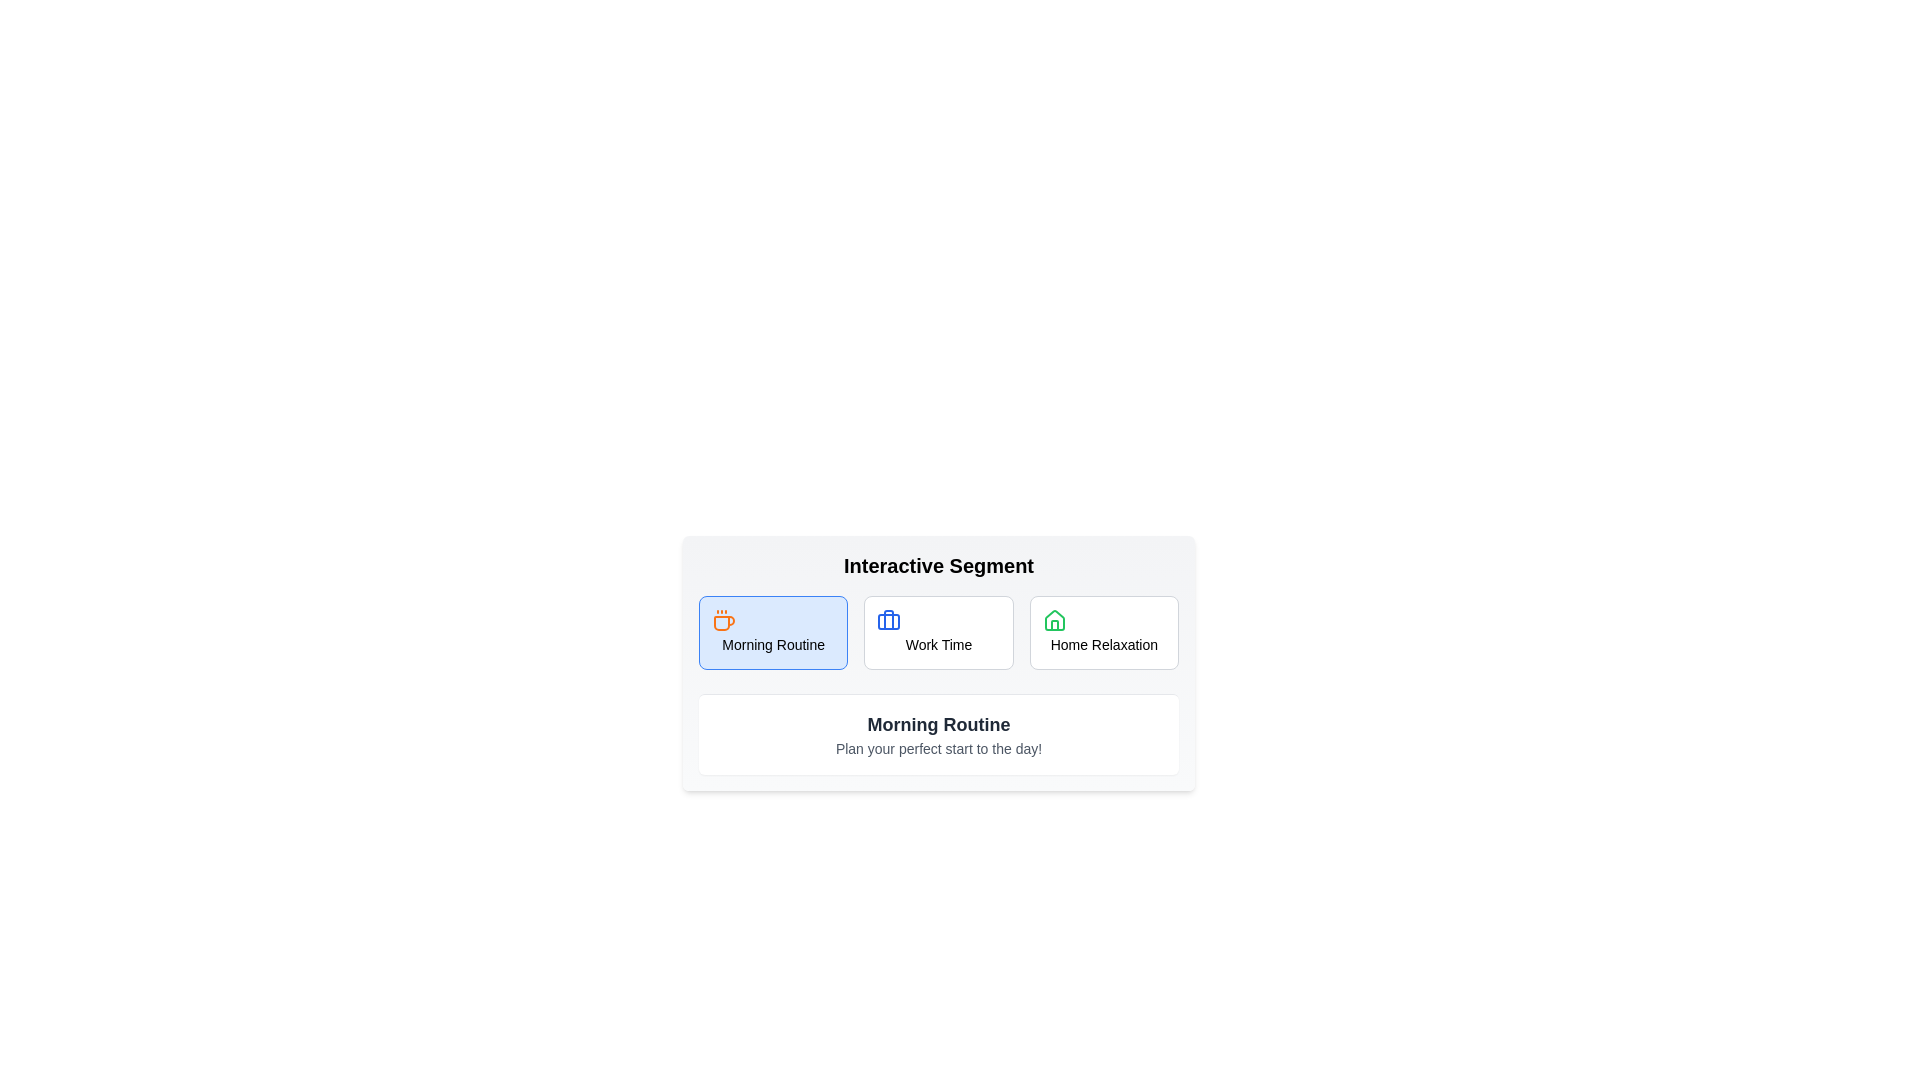  What do you see at coordinates (772, 632) in the screenshot?
I see `the 'Morning Routine' button to confirm selection and navigate to the corresponding section` at bounding box center [772, 632].